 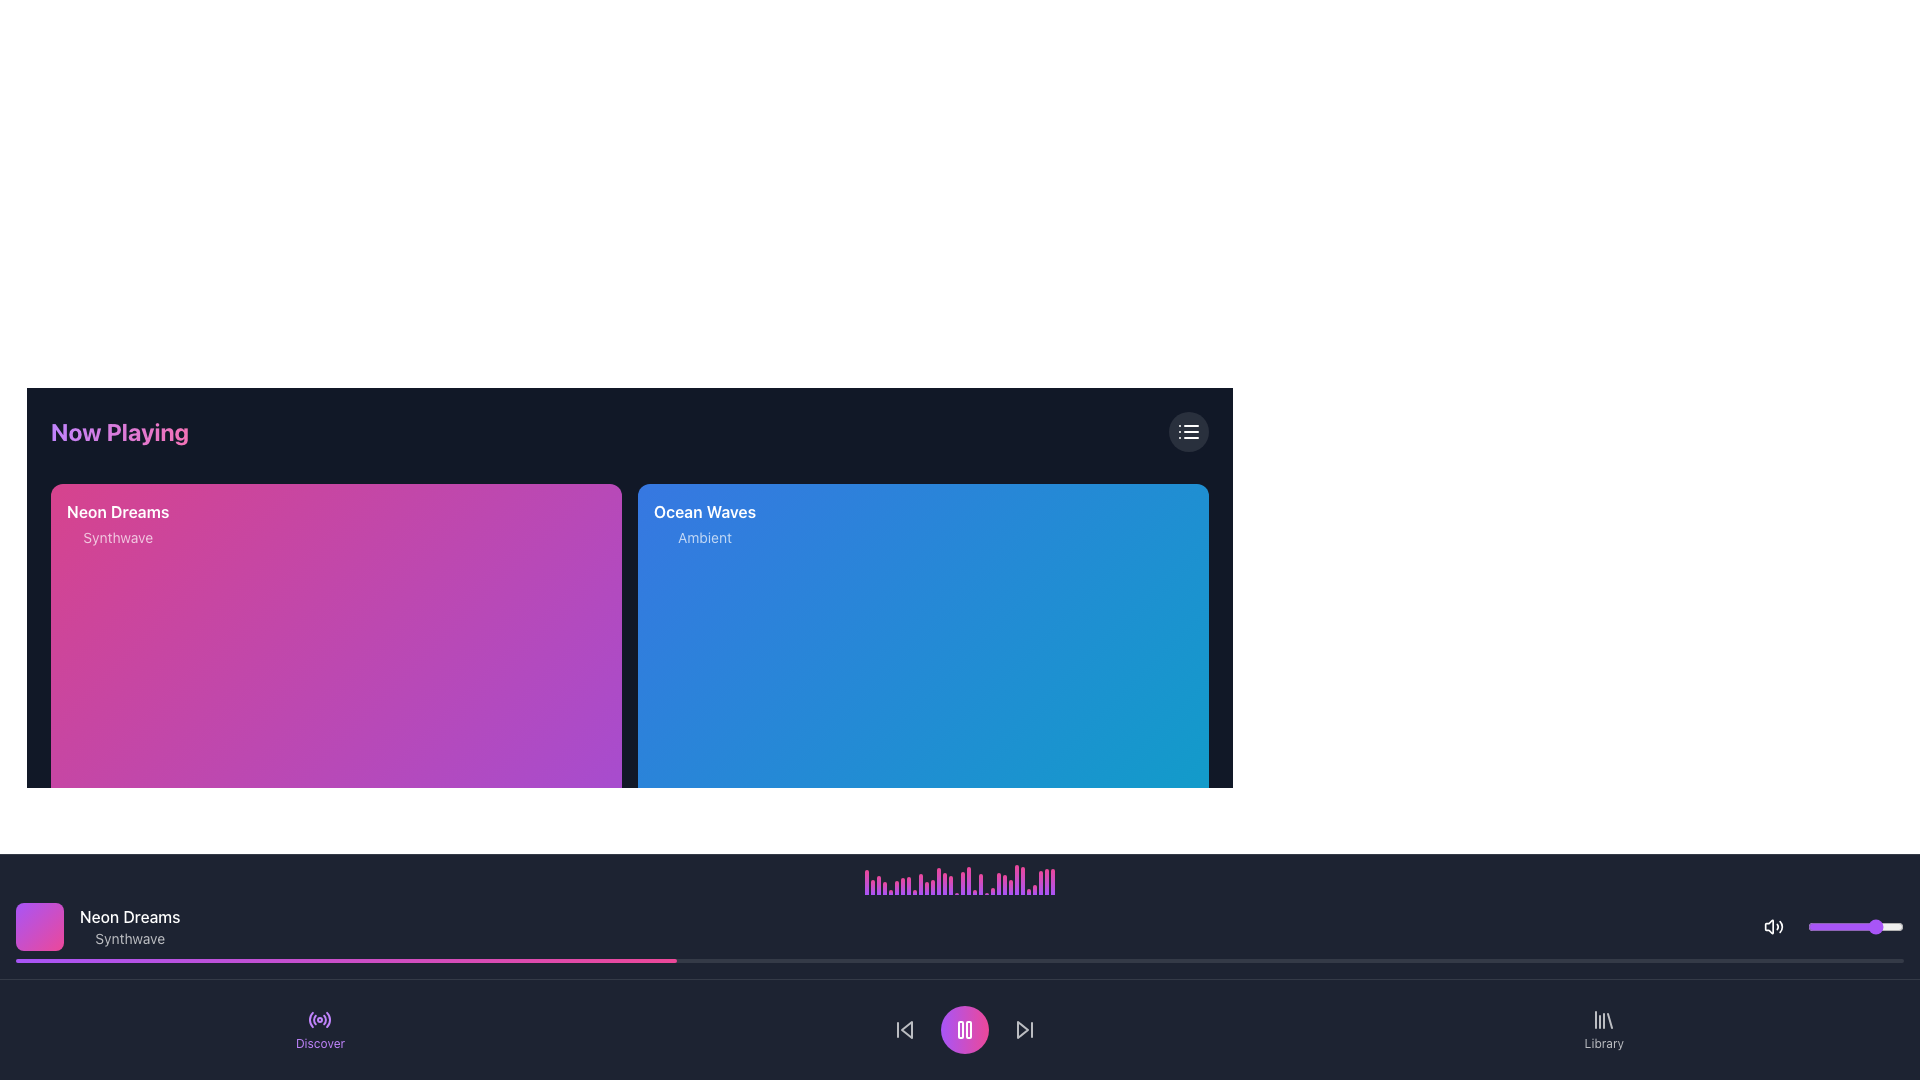 I want to click on the heart-shaped vector graphic representing the 'like' functionality located in the top-right corner of the blue card labeled 'Ocean Waves', so click(x=1175, y=523).